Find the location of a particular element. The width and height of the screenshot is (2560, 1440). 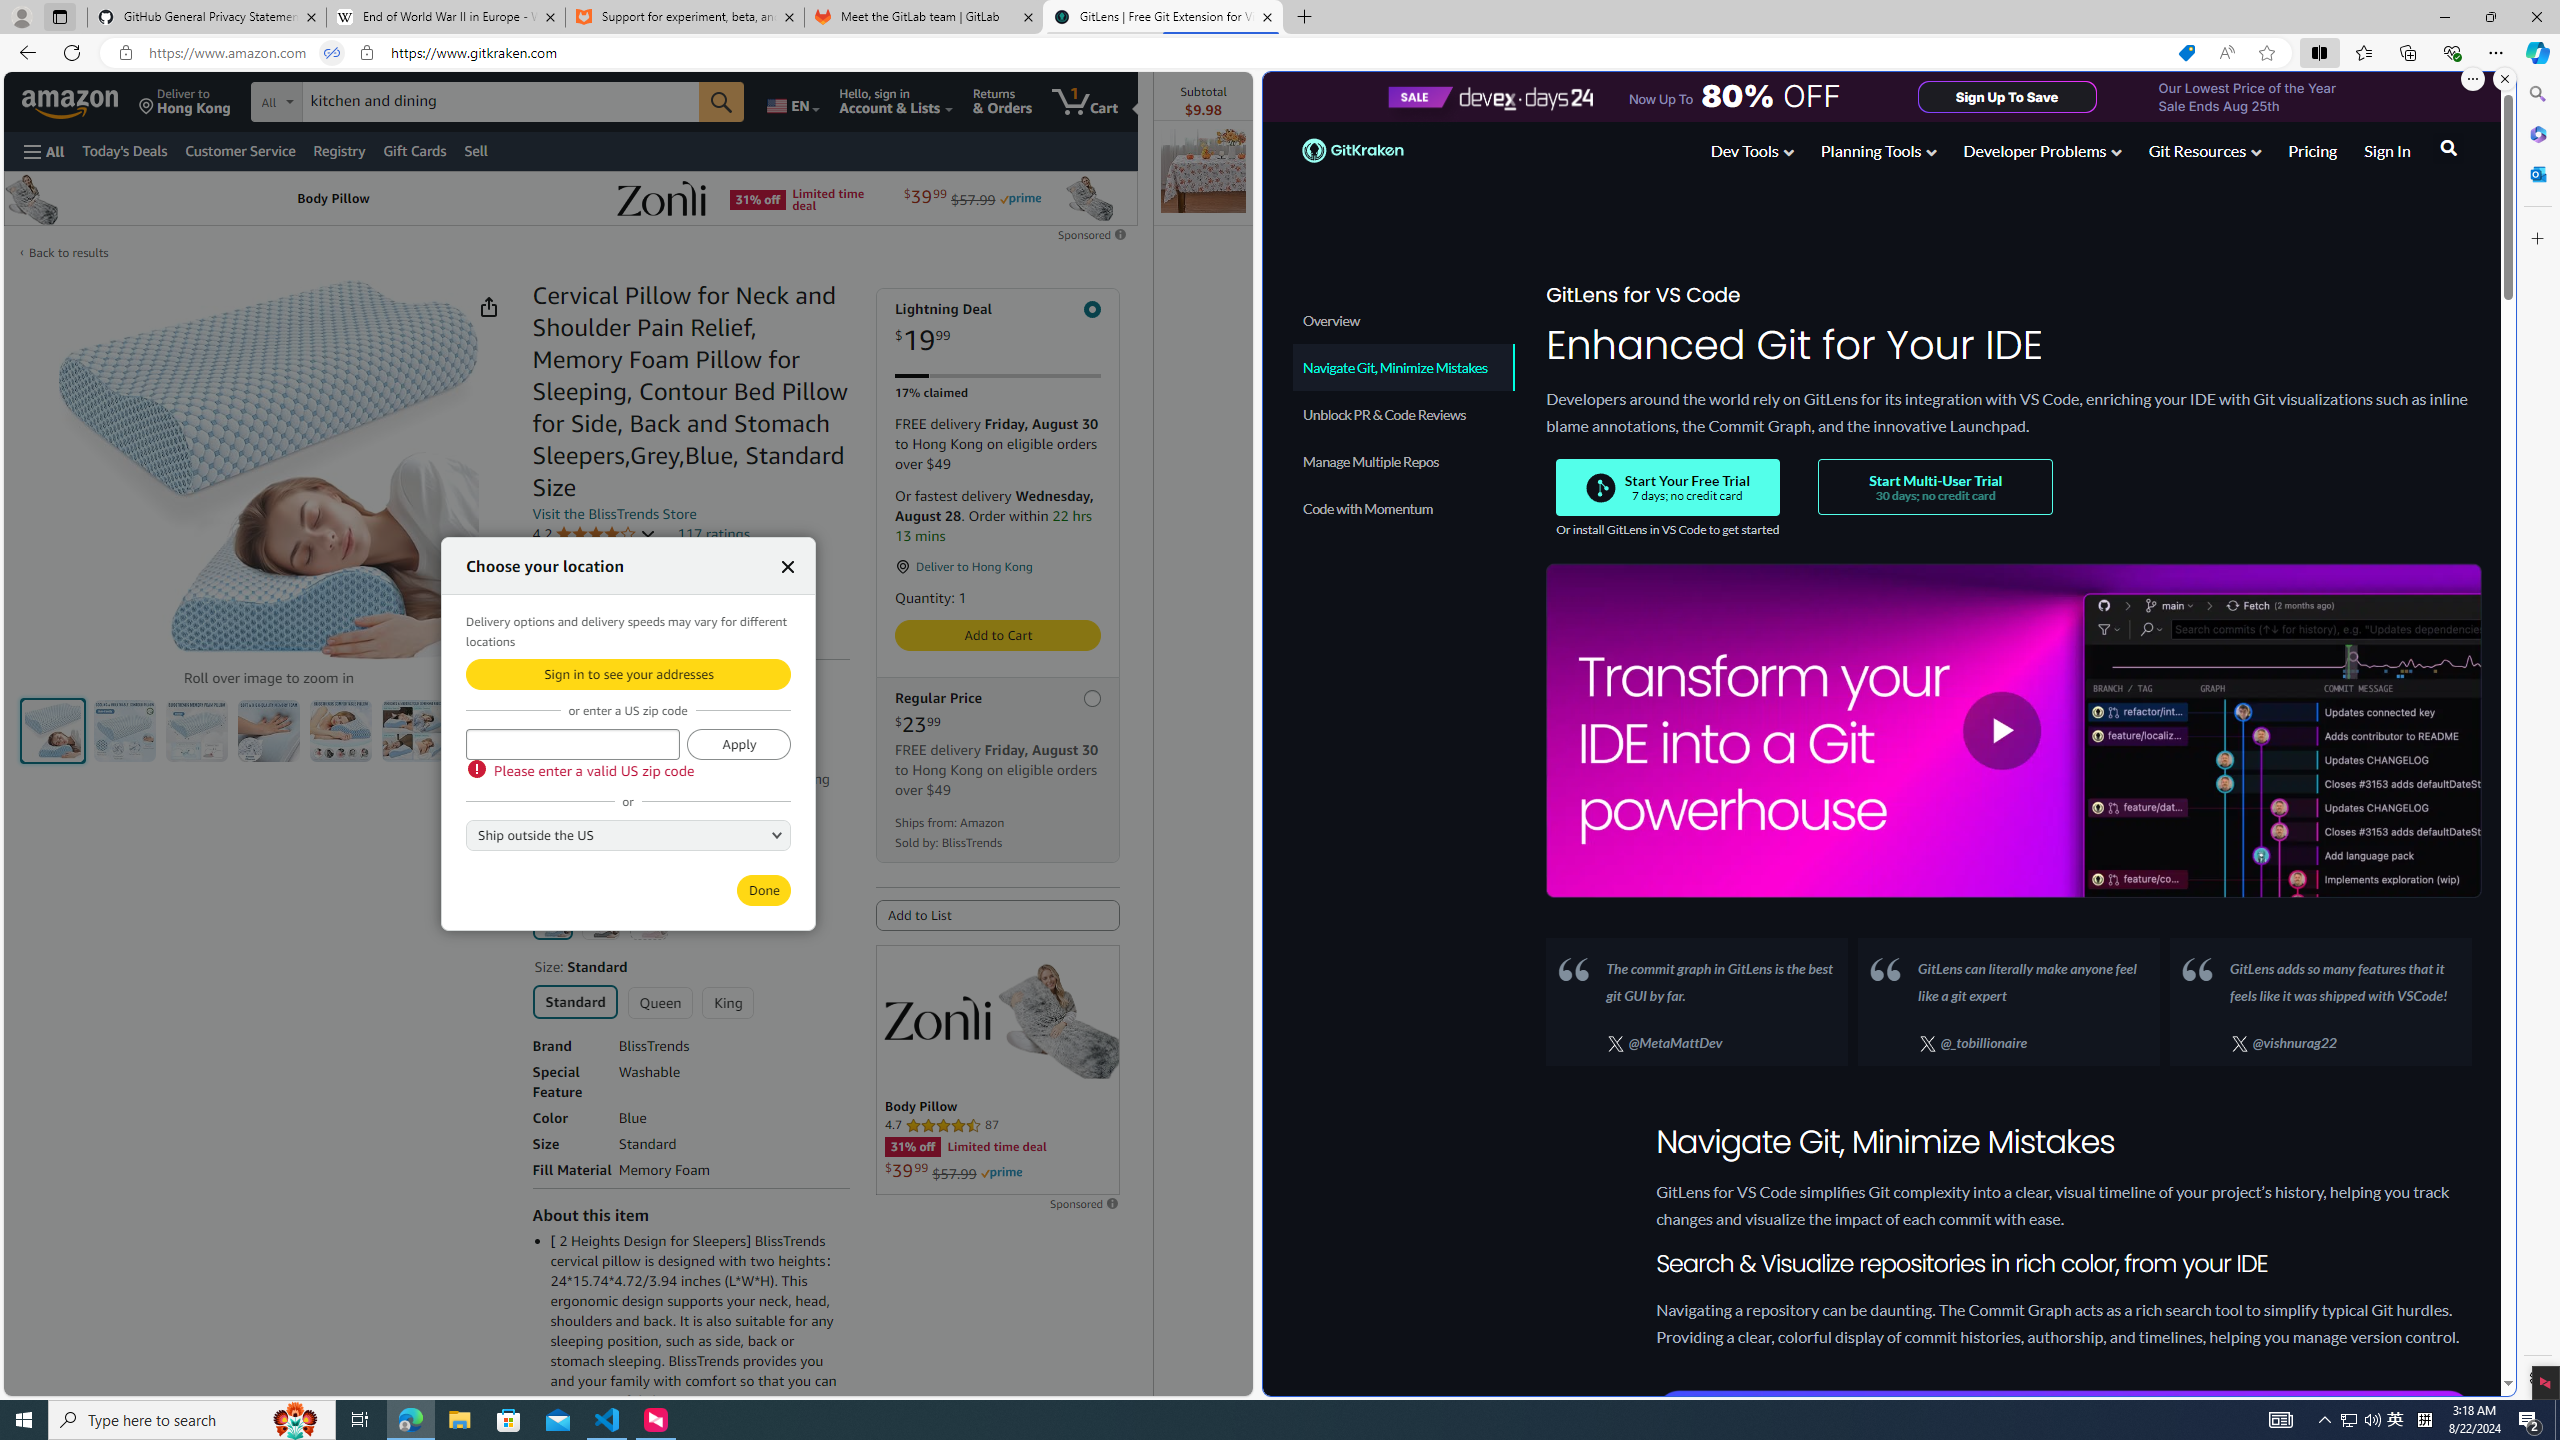

'End of World War II in Europe - Wikipedia' is located at coordinates (444, 16).